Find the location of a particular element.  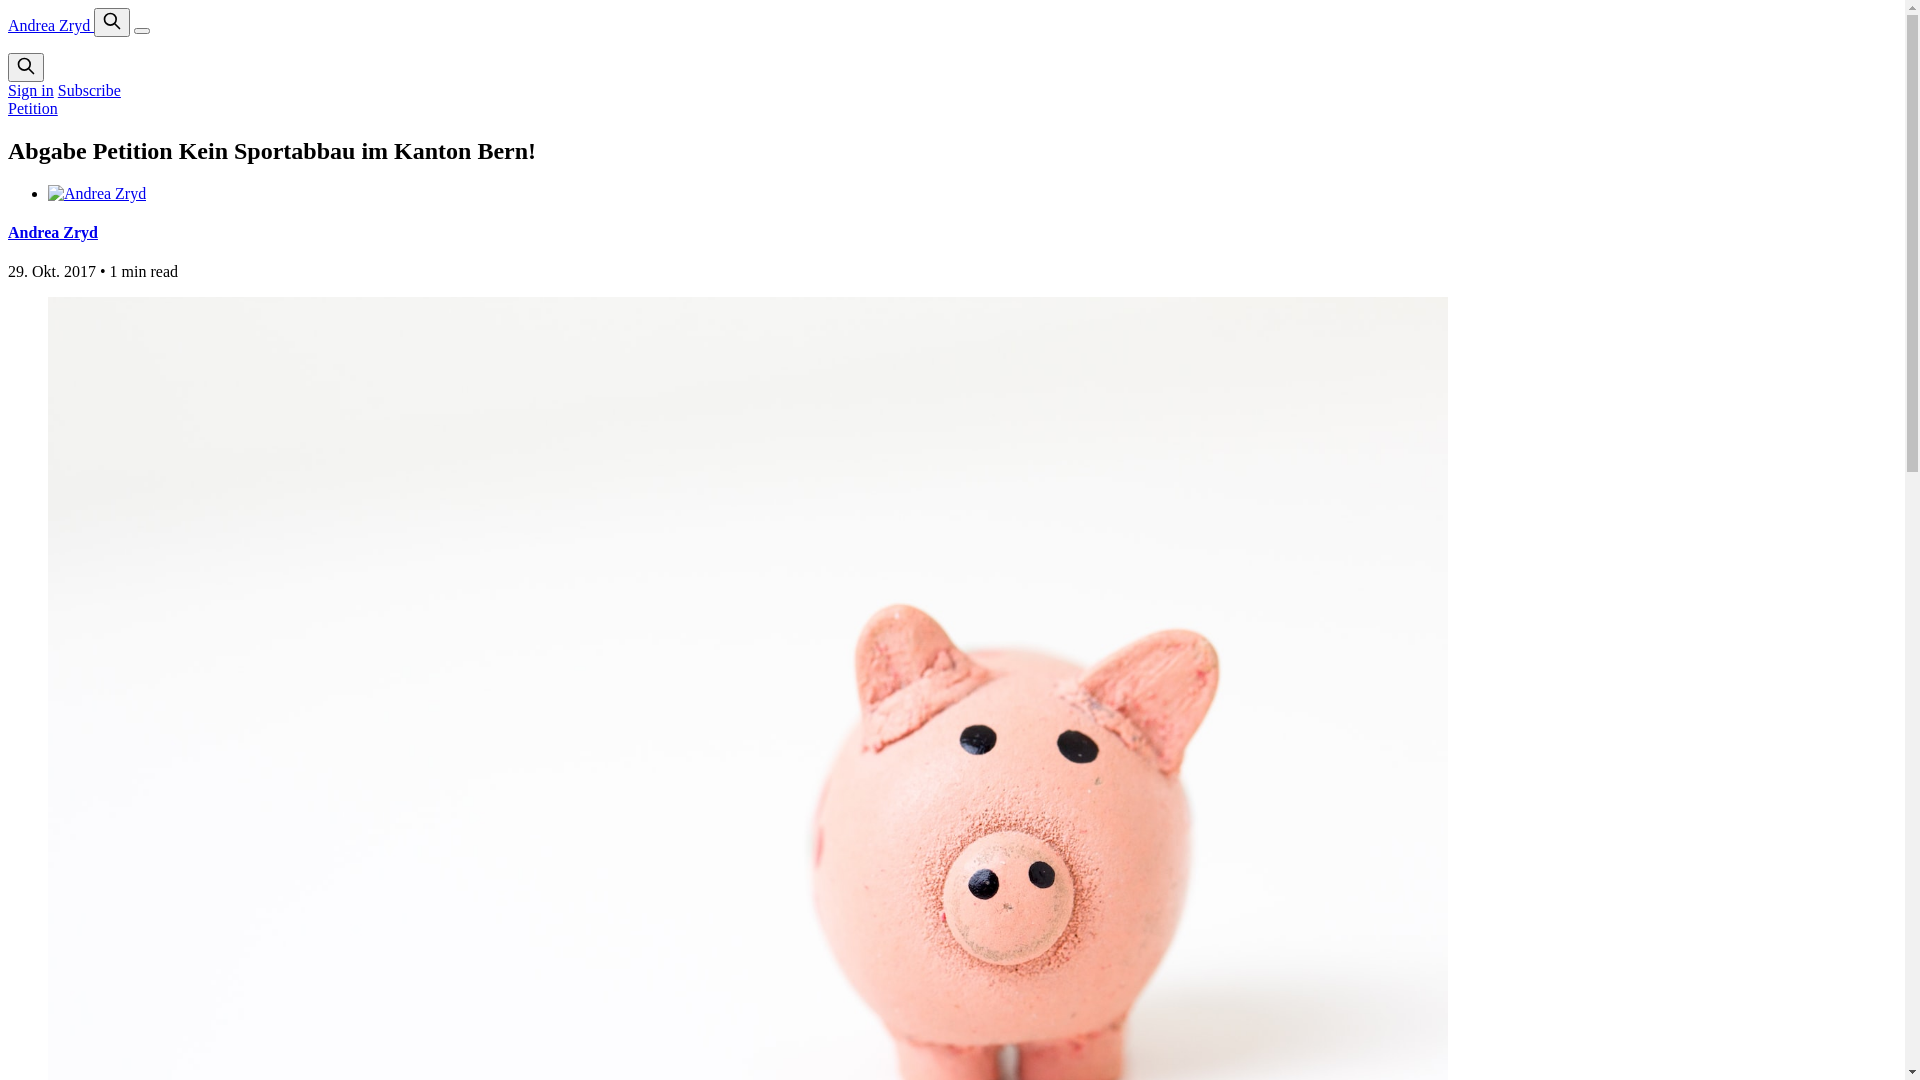

'Petition' is located at coordinates (33, 108).